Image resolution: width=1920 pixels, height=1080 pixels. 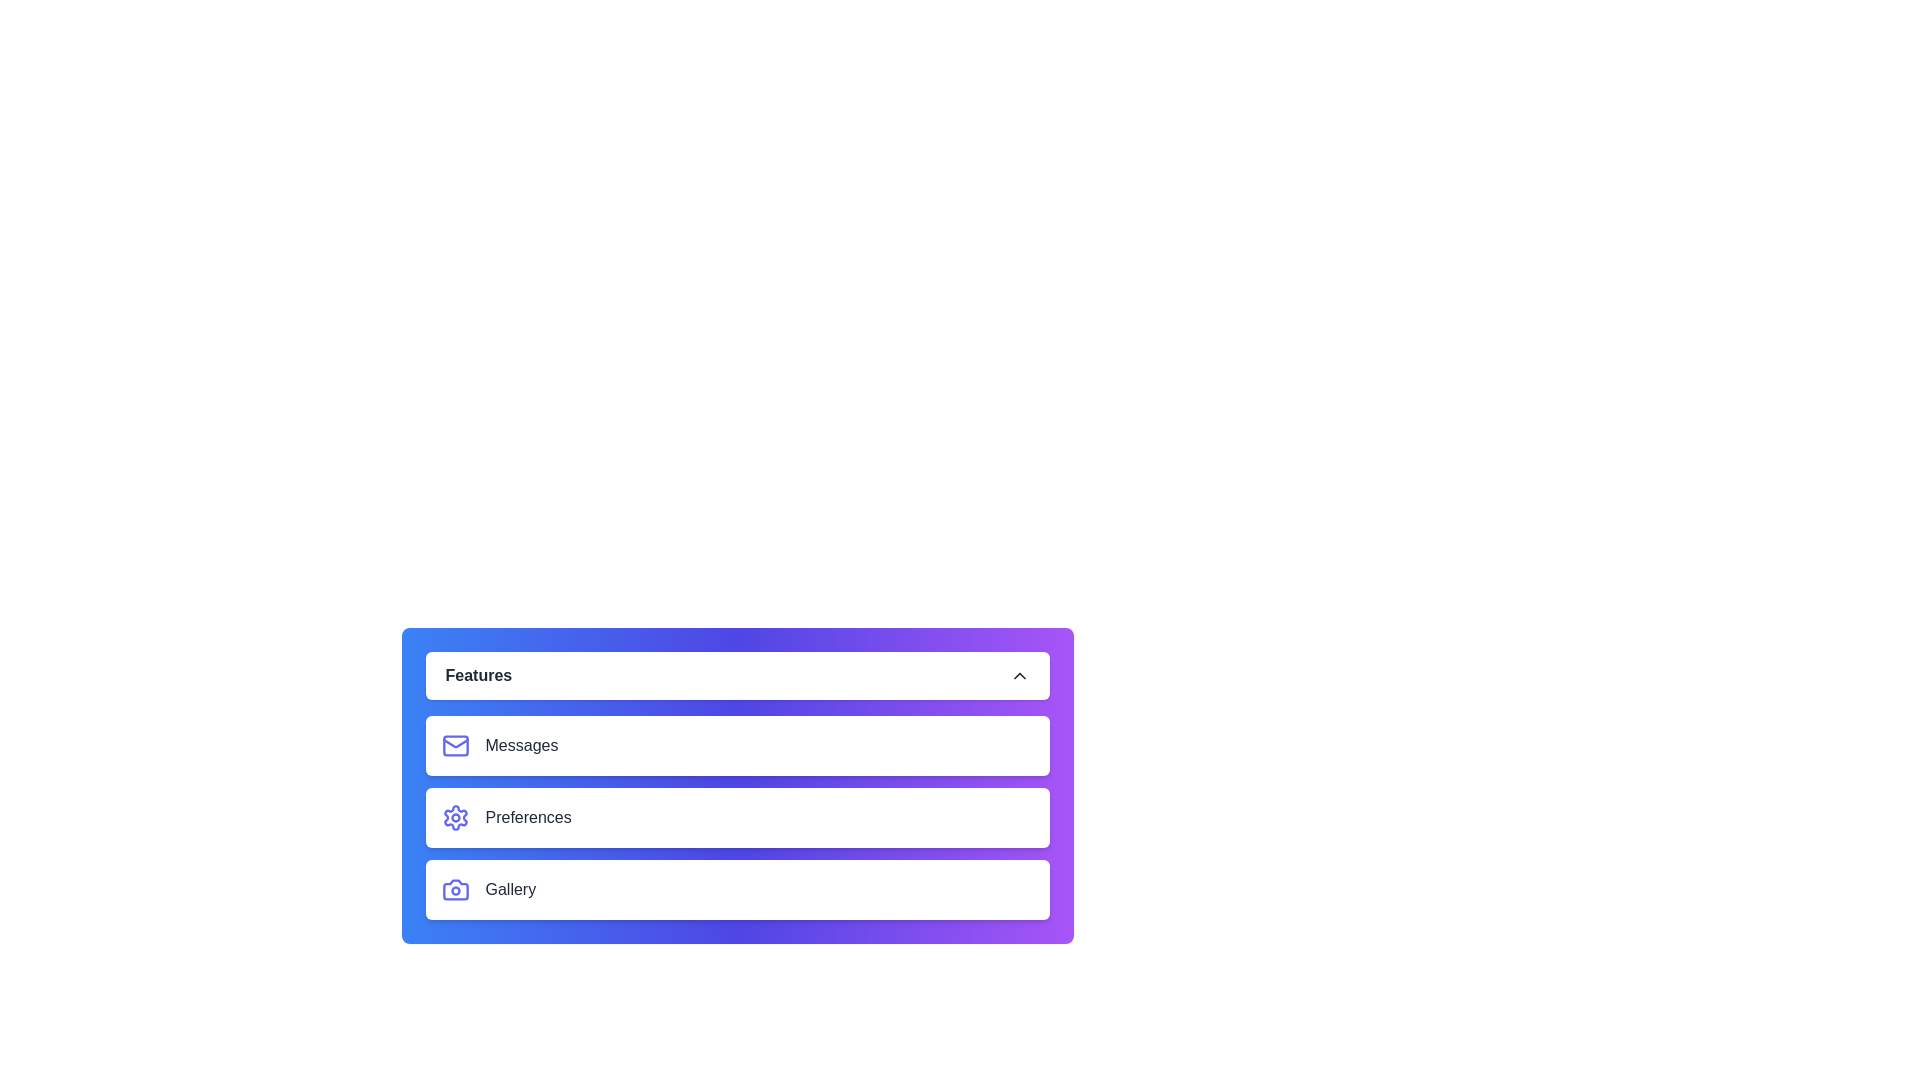 I want to click on the menu item labeled Gallery to inspect its icon, so click(x=736, y=889).